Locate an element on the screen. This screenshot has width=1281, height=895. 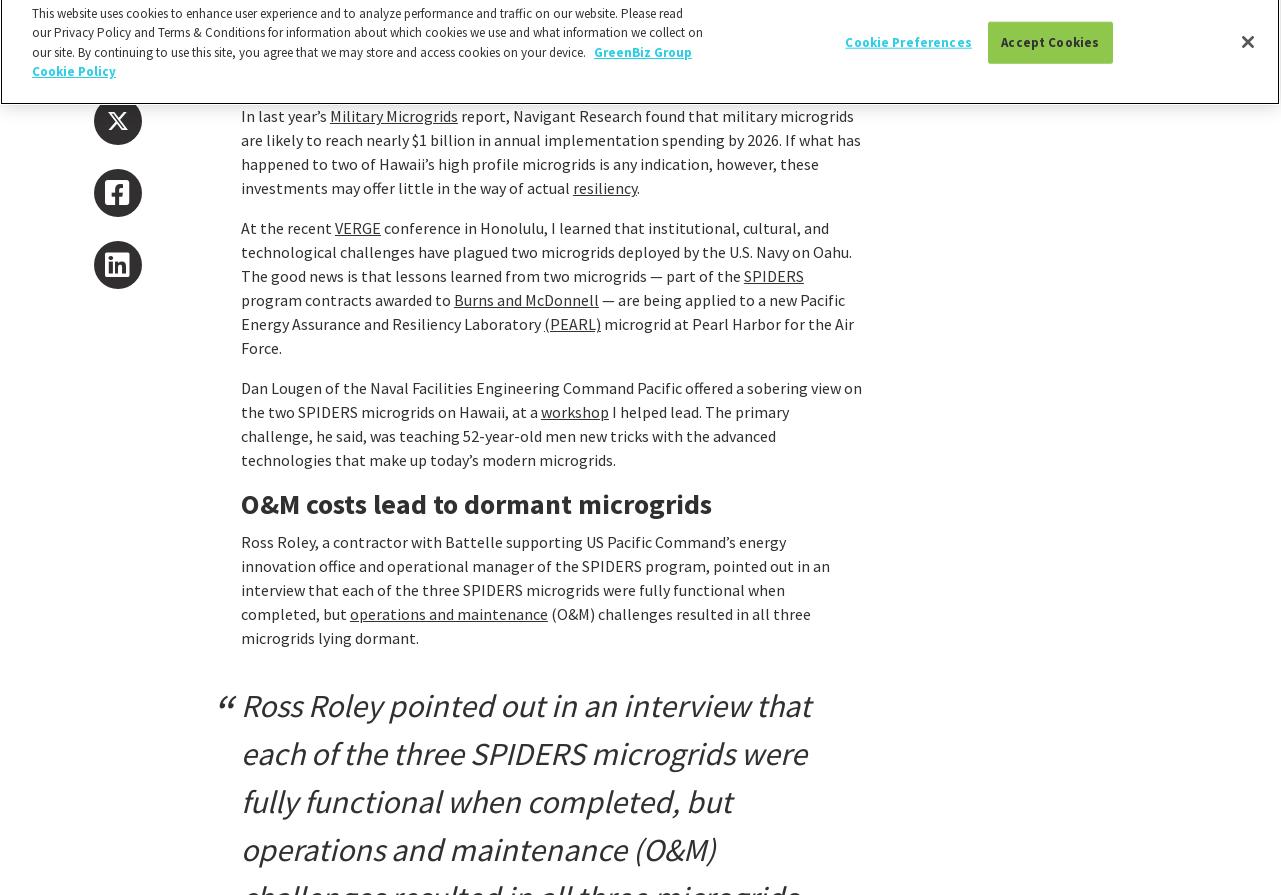
'Military Microgrids' is located at coordinates (393, 115).